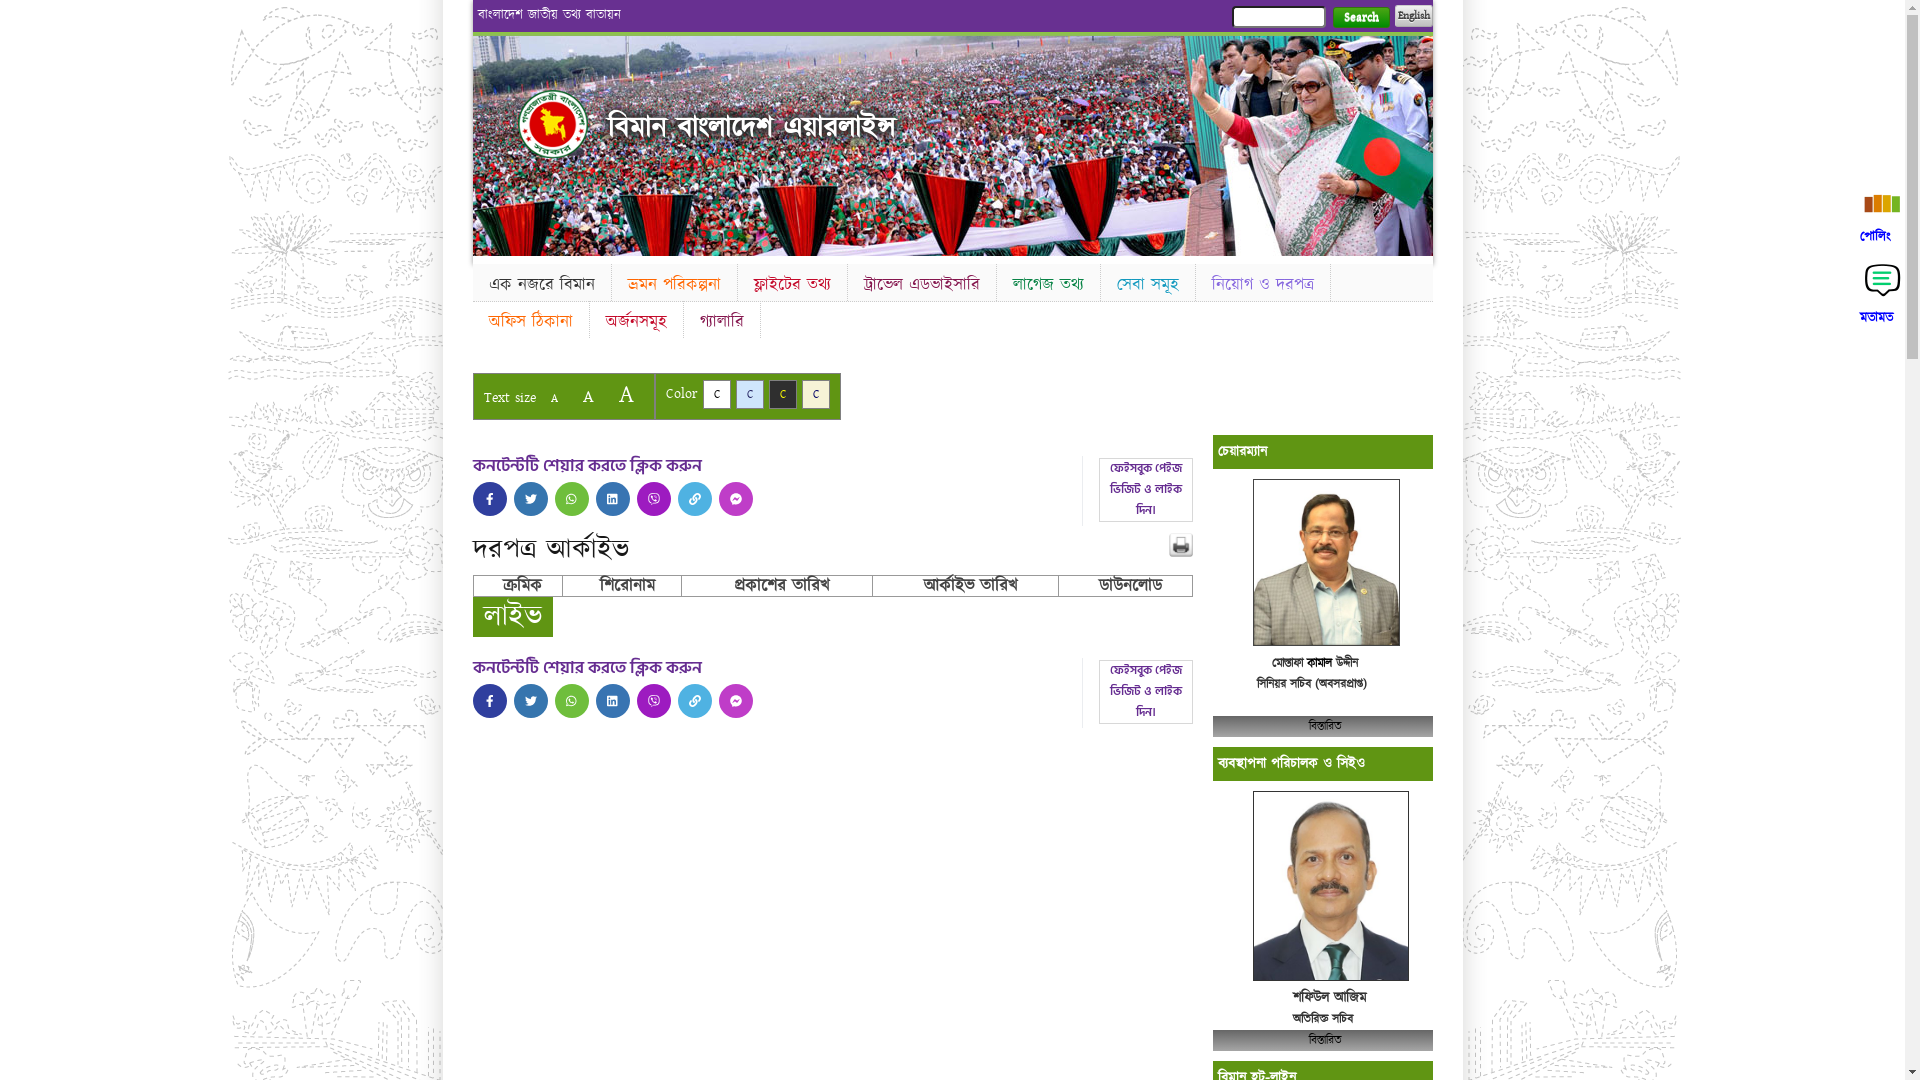  Describe the element at coordinates (734, 394) in the screenshot. I see `'C'` at that location.